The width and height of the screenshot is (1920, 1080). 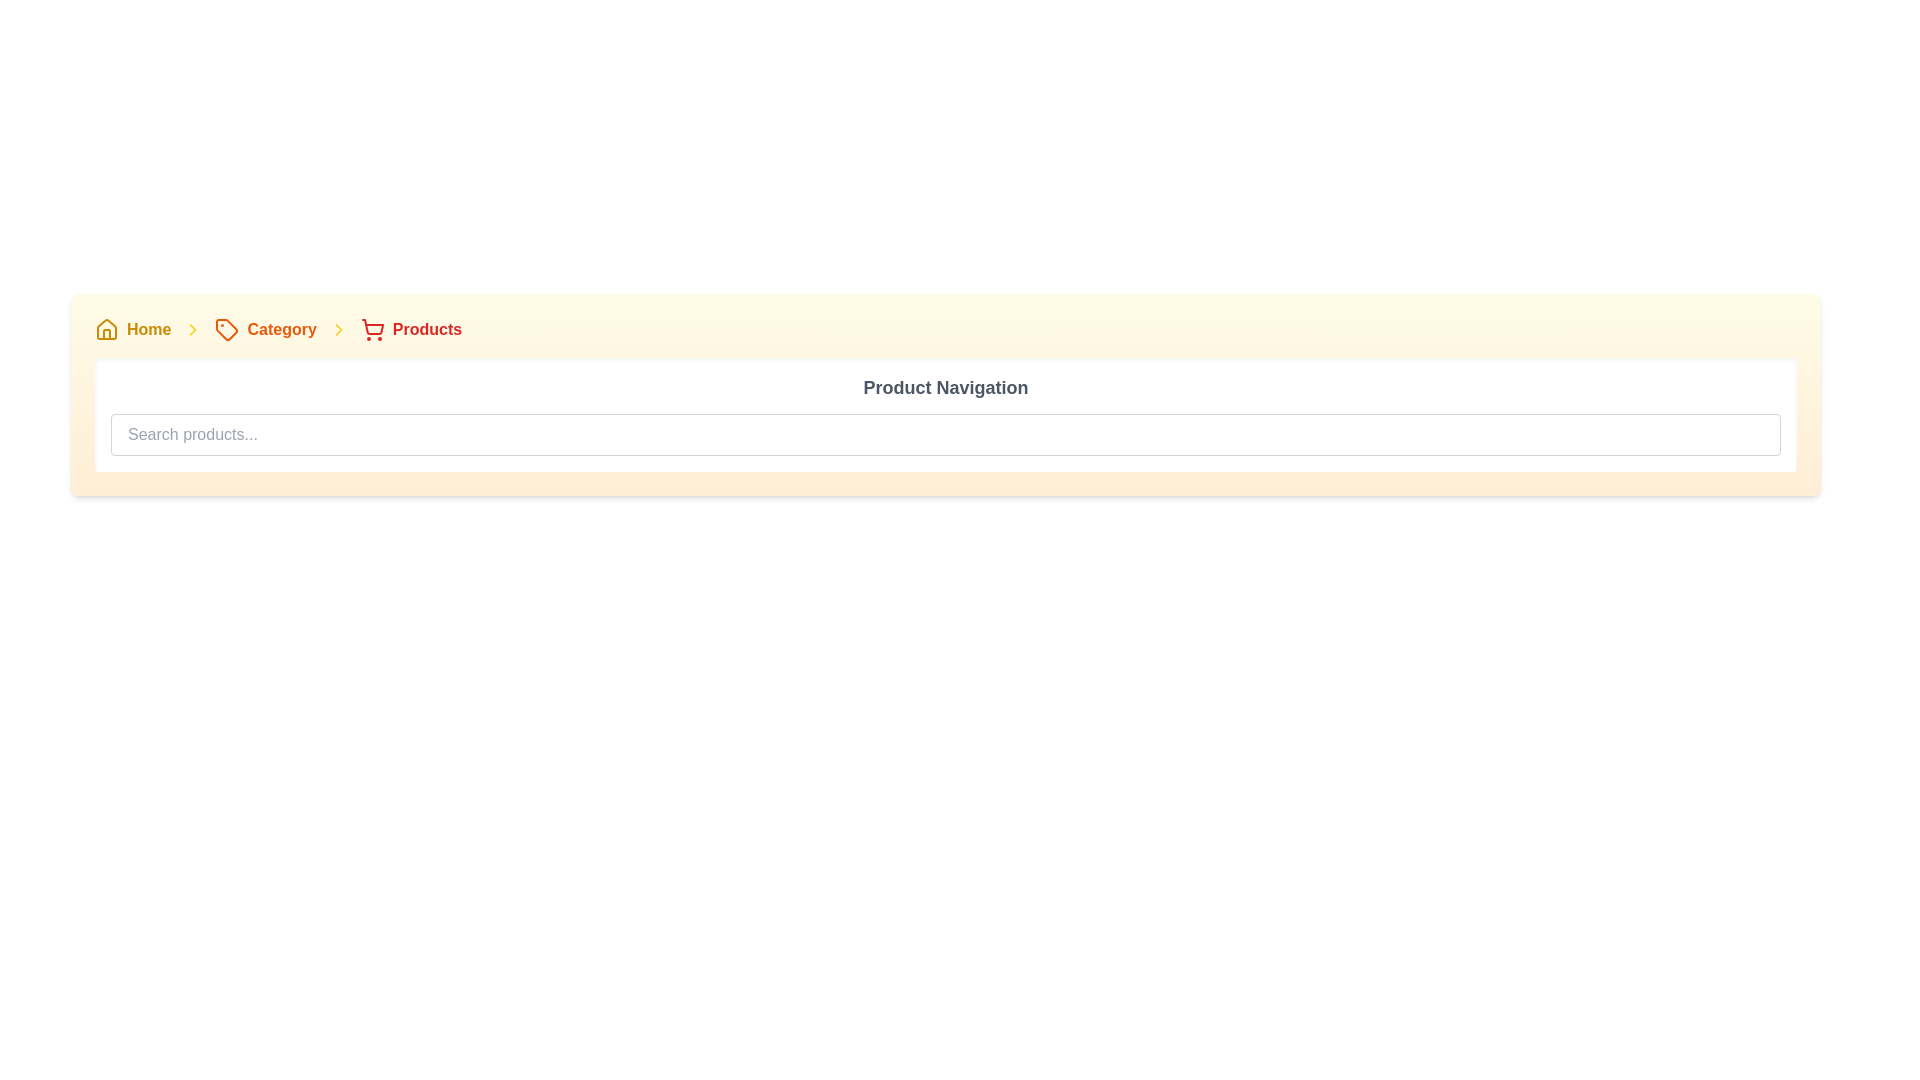 I want to click on the yellow chevron arrow icon in the breadcrumb navigation bar that follows the 'Home' text, serving as a navigation cue, so click(x=193, y=329).